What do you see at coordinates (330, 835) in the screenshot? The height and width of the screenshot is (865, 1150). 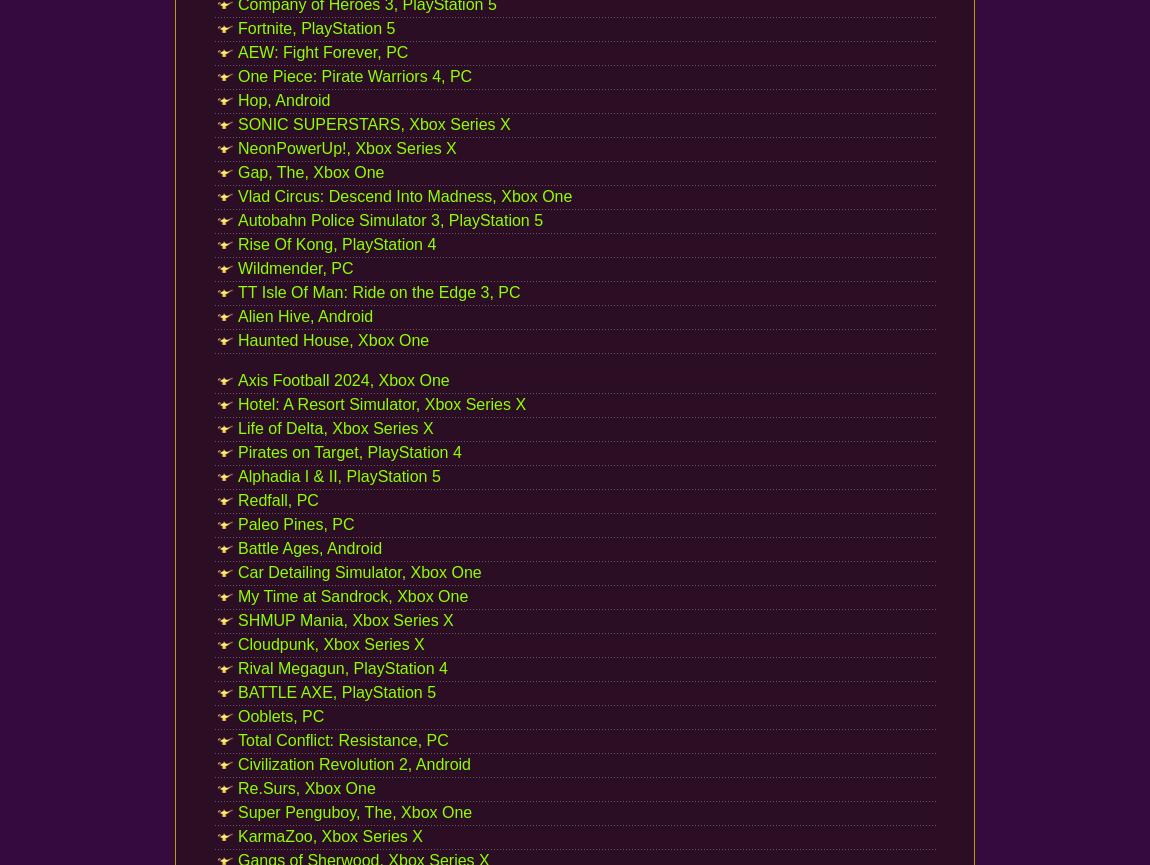 I see `'KarmaZoo, Xbox Series X'` at bounding box center [330, 835].